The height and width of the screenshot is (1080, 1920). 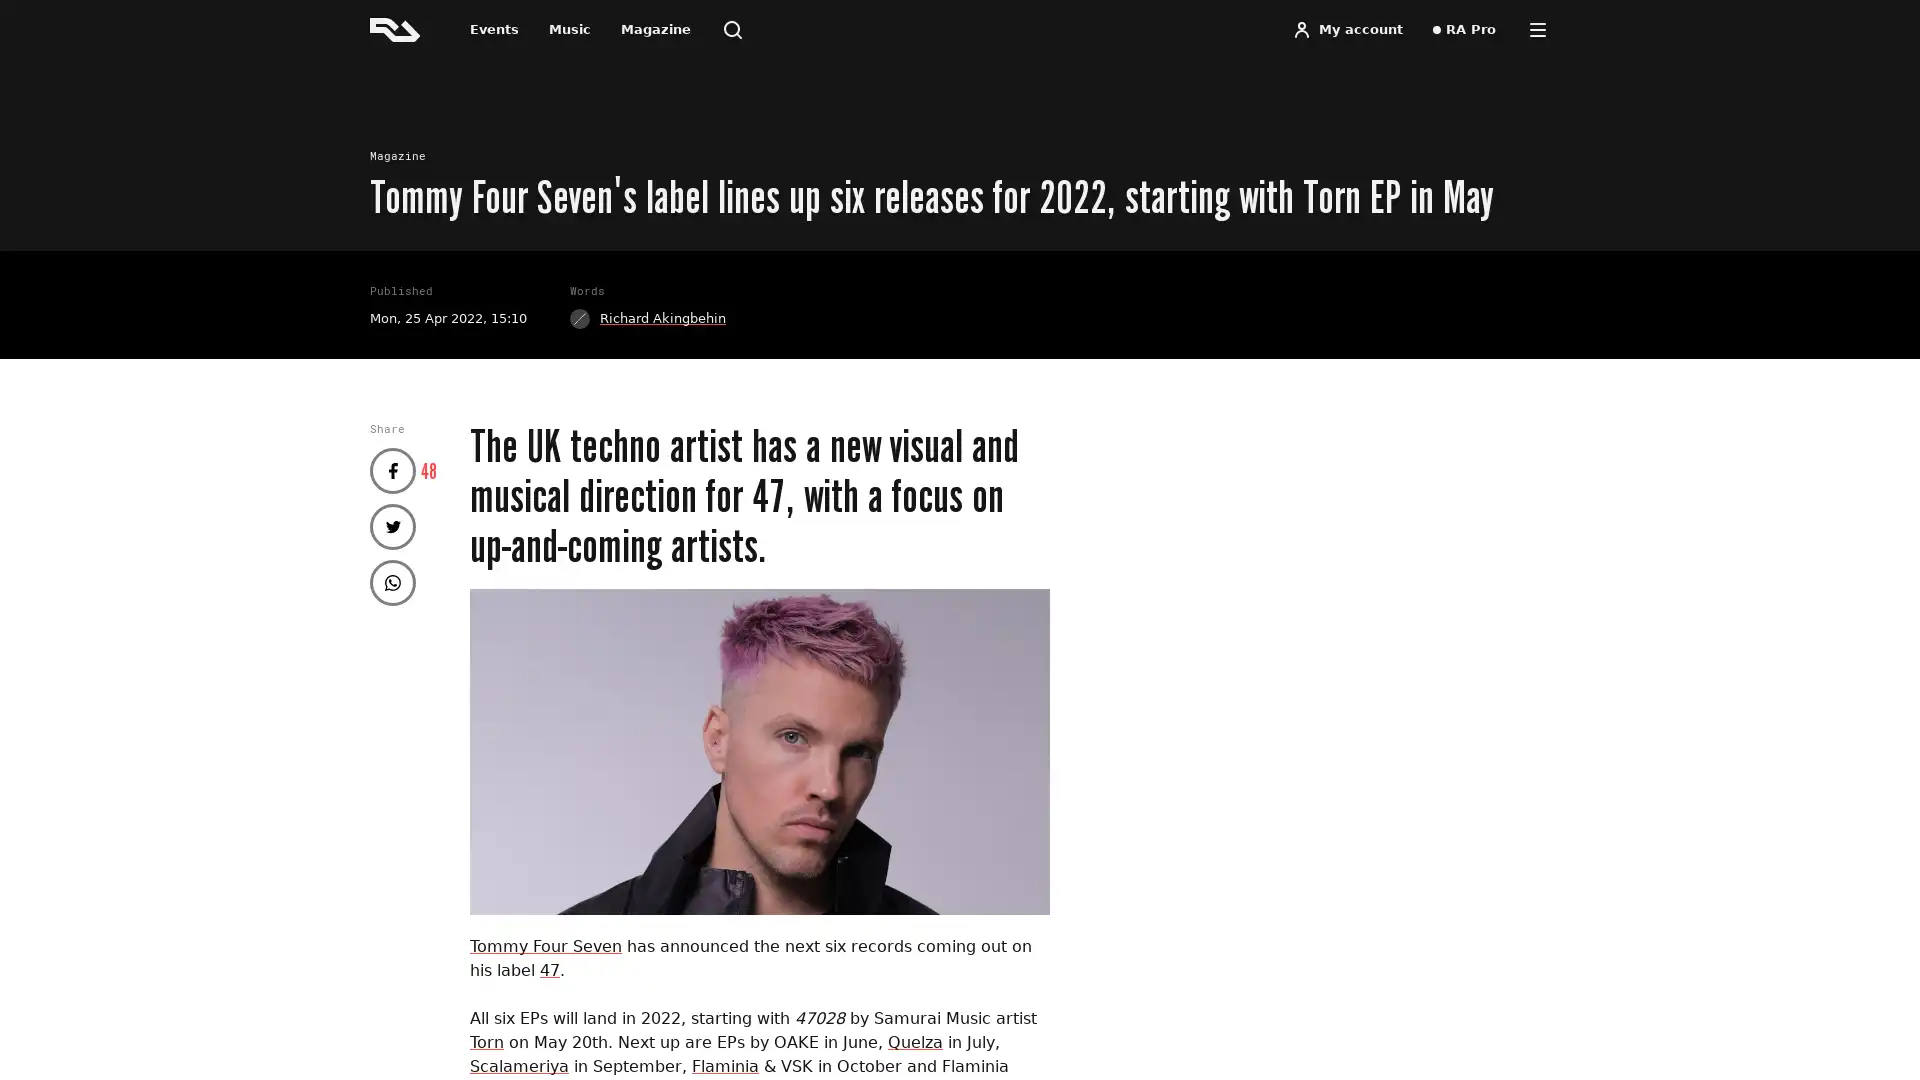 What do you see at coordinates (393, 582) in the screenshot?
I see `whatsapp` at bounding box center [393, 582].